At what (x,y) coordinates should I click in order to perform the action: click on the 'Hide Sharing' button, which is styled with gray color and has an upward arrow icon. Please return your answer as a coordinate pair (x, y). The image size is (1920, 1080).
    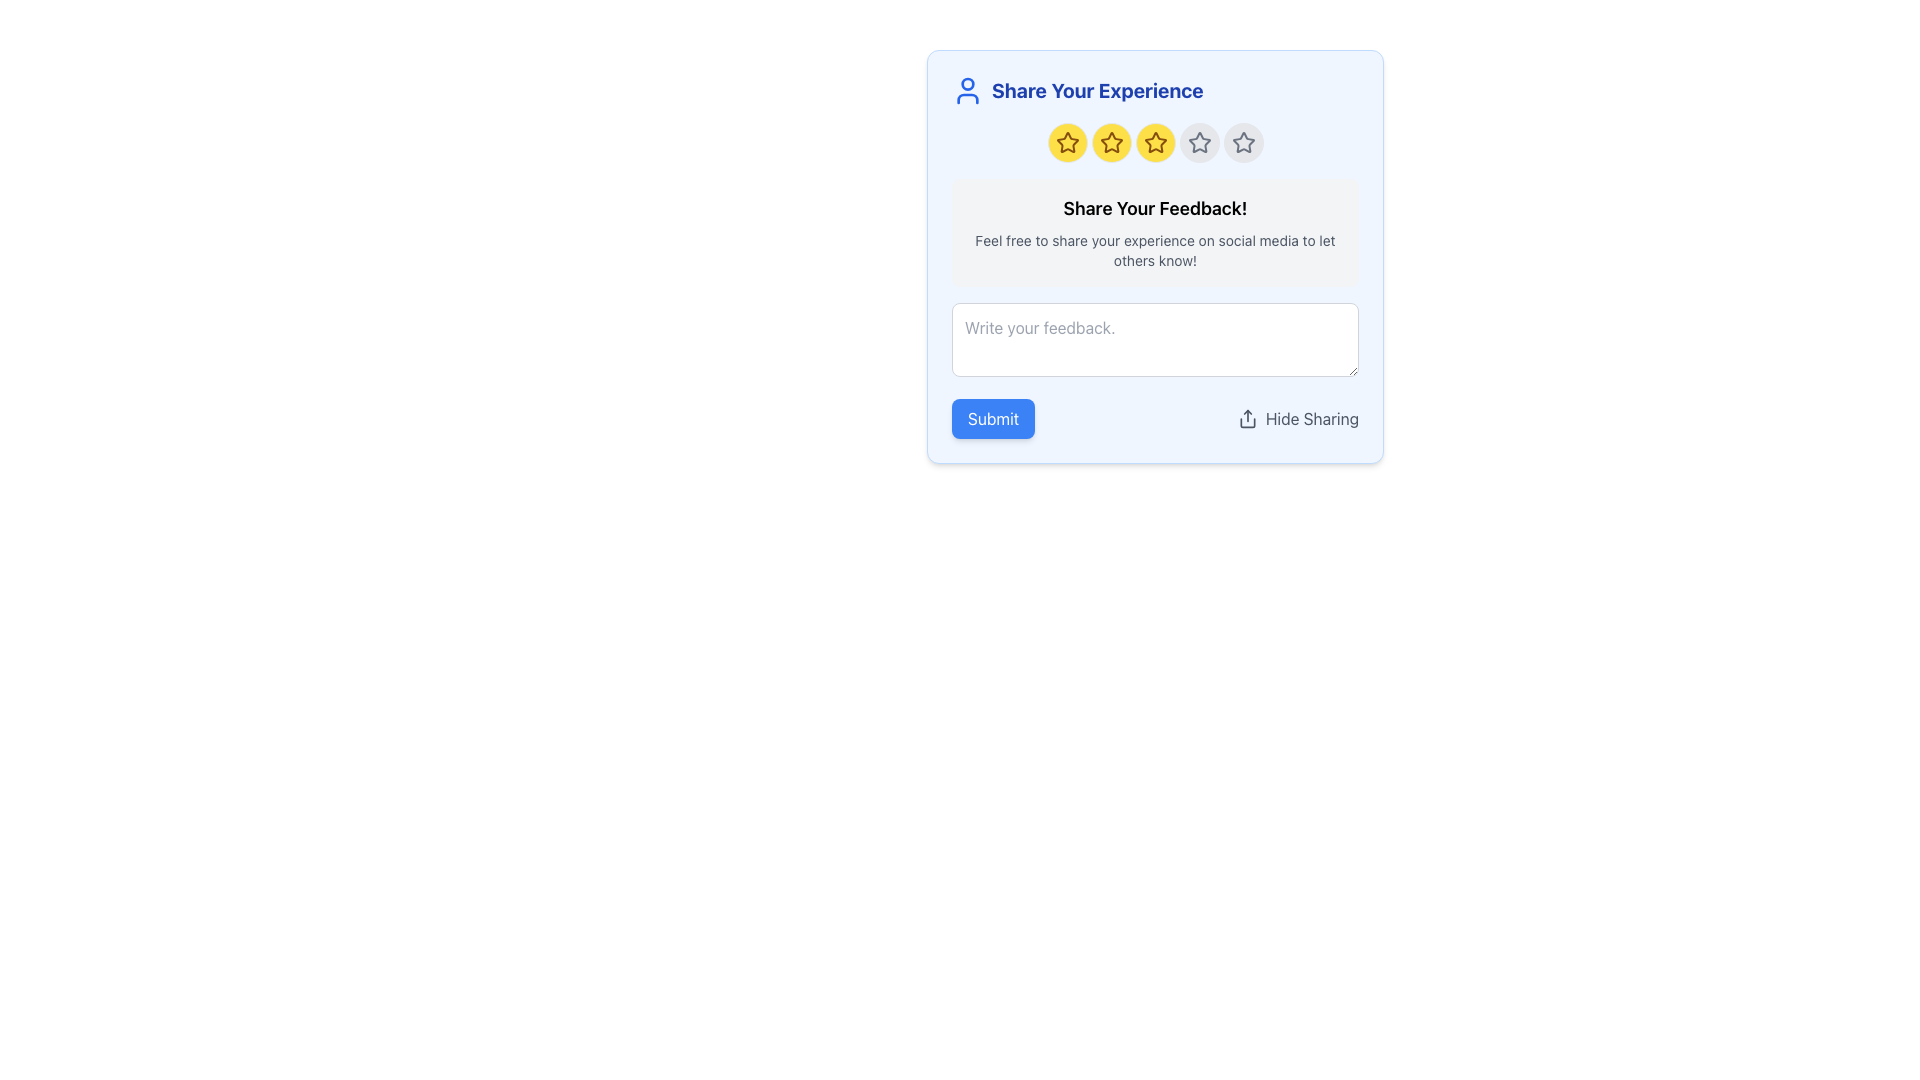
    Looking at the image, I should click on (1297, 418).